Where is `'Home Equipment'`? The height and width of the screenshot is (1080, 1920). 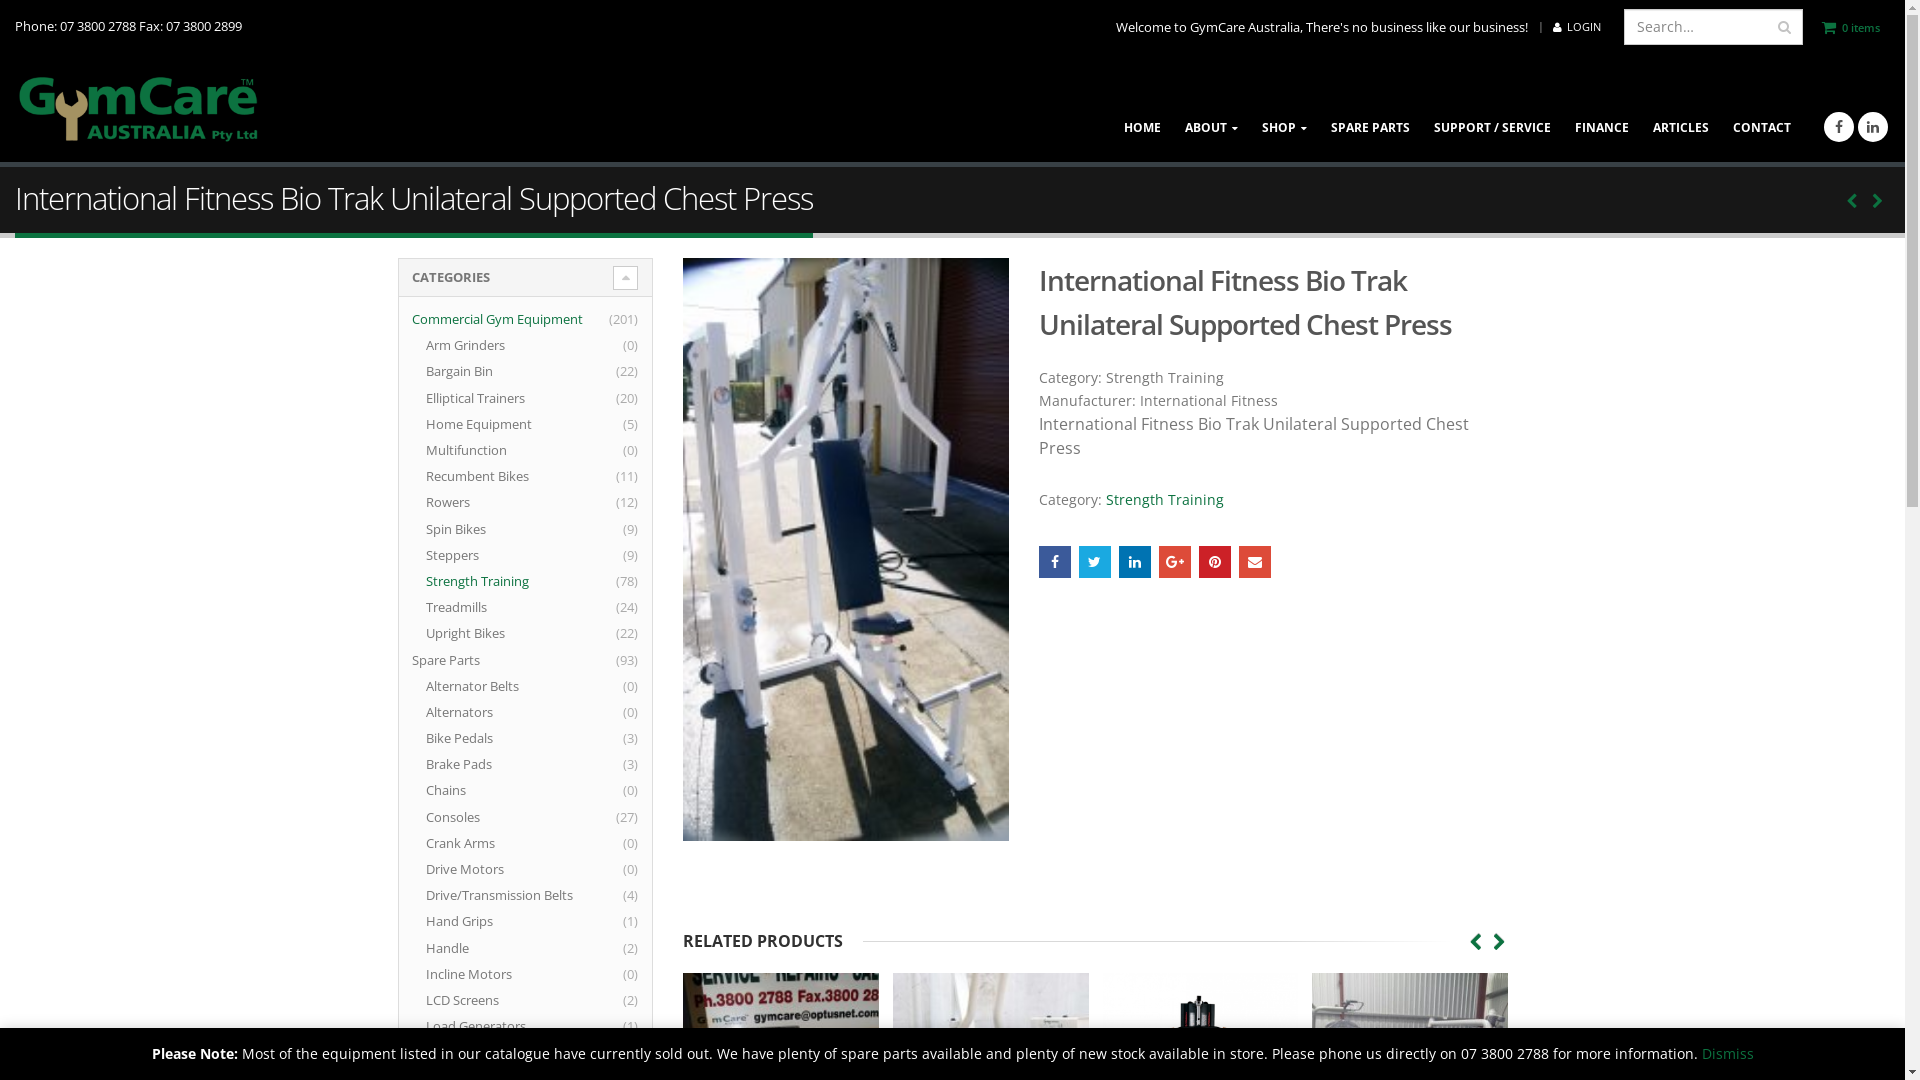 'Home Equipment' is located at coordinates (491, 423).